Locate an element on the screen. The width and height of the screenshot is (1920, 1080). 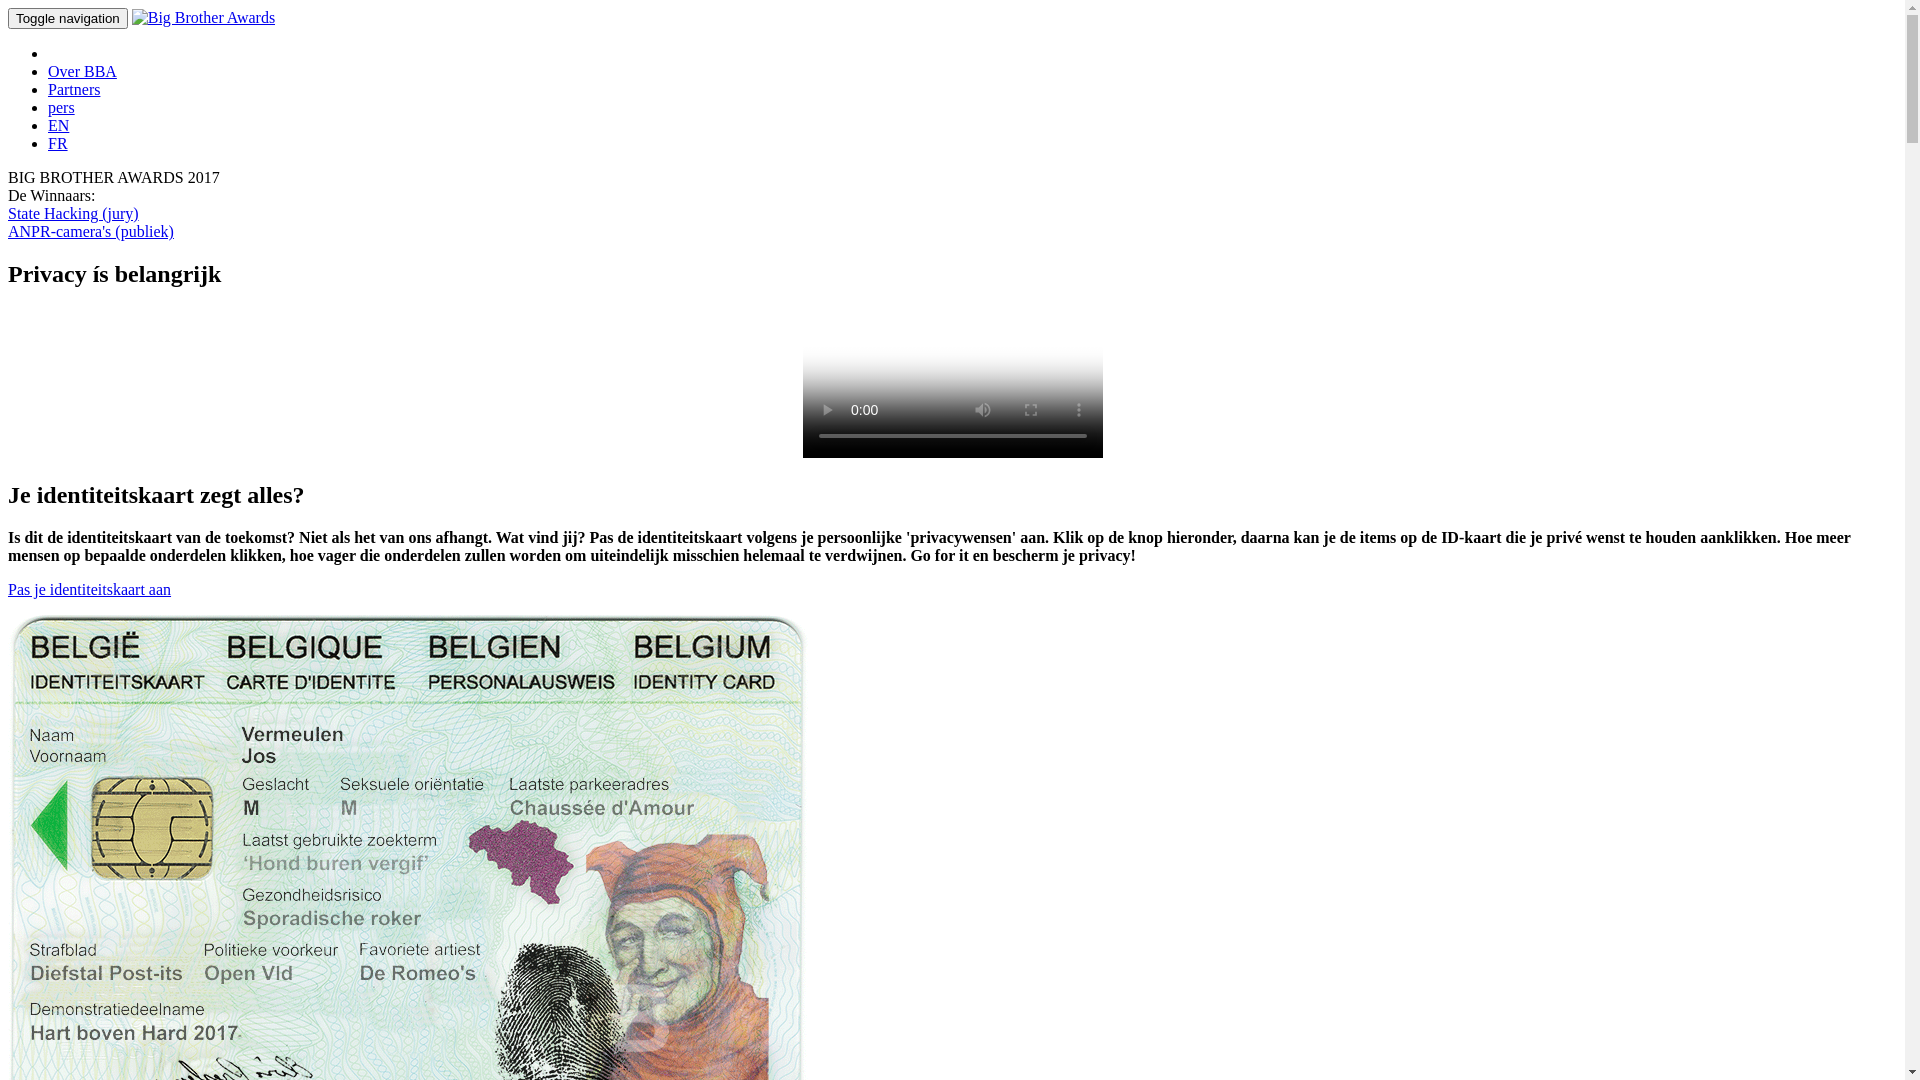
'Over BBA' is located at coordinates (81, 70).